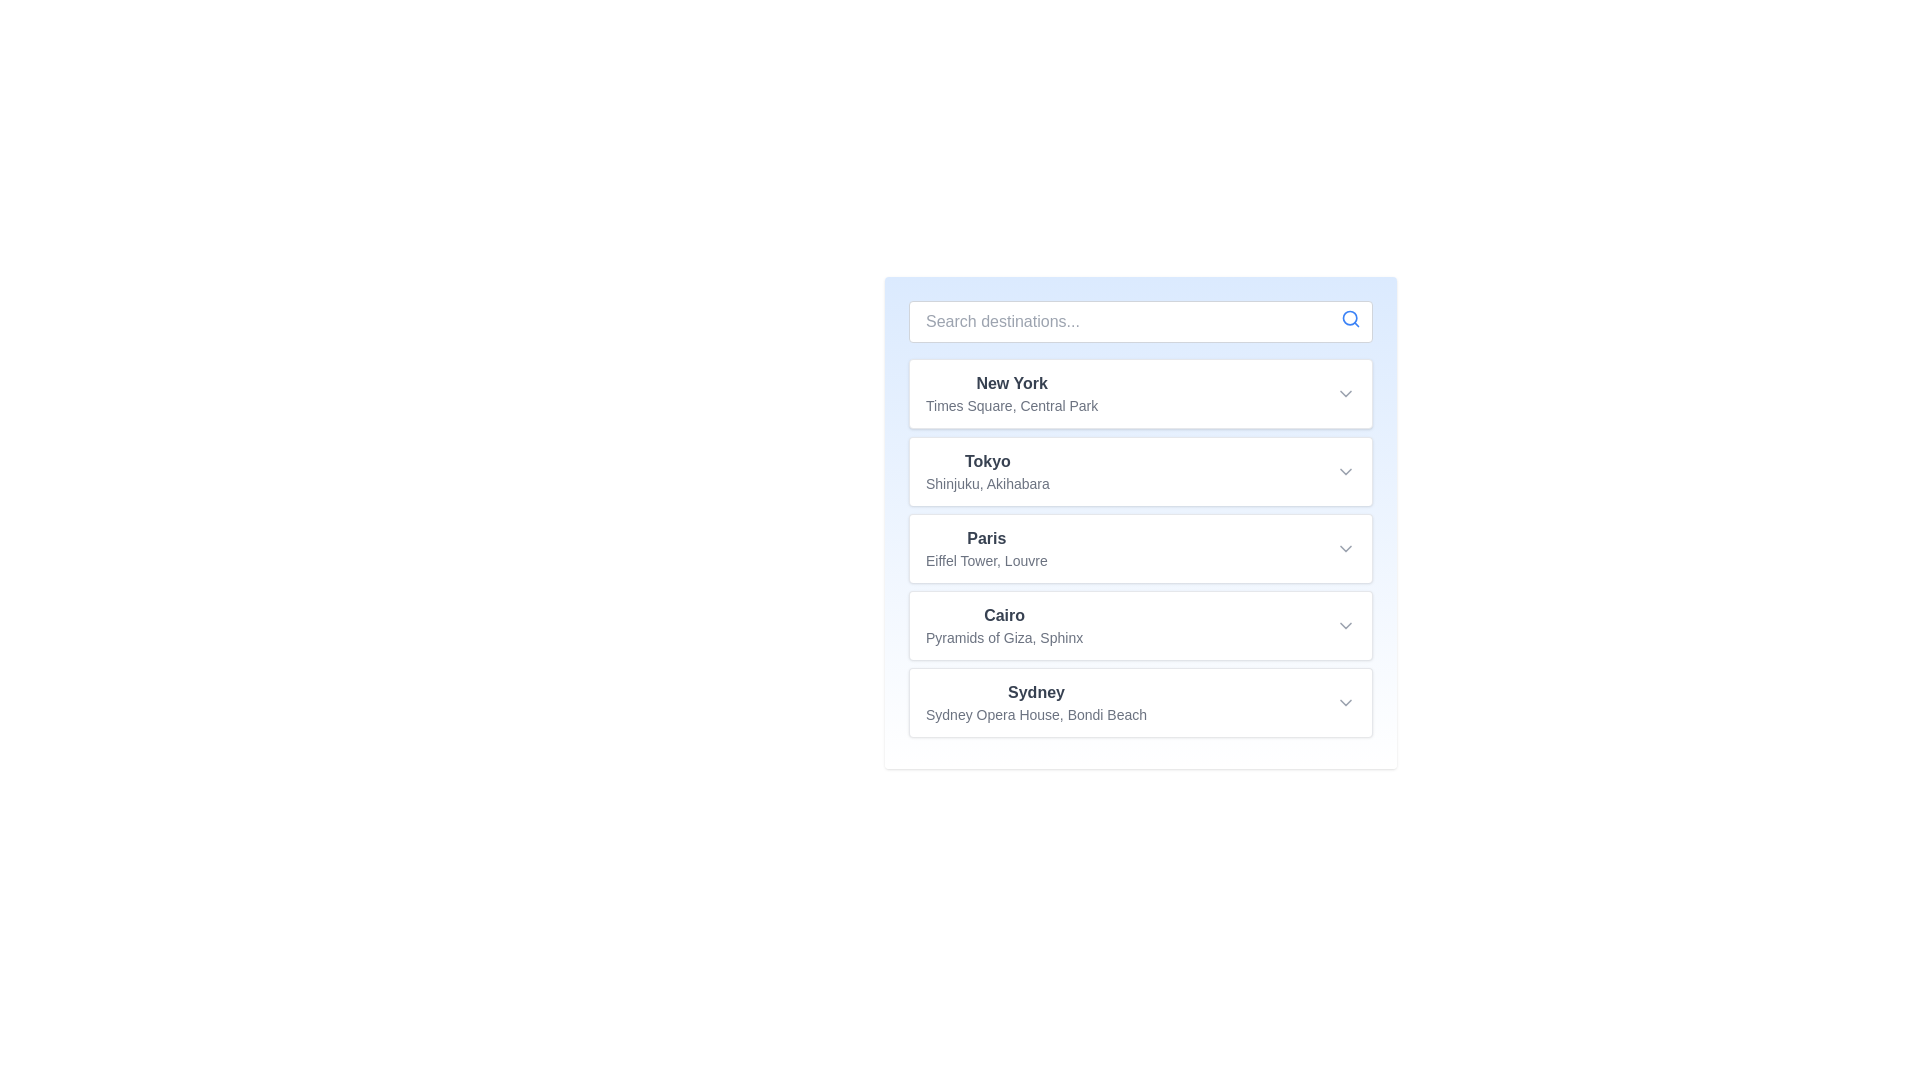 The height and width of the screenshot is (1080, 1920). What do you see at coordinates (1141, 547) in the screenshot?
I see `the list item representing the city of Paris` at bounding box center [1141, 547].